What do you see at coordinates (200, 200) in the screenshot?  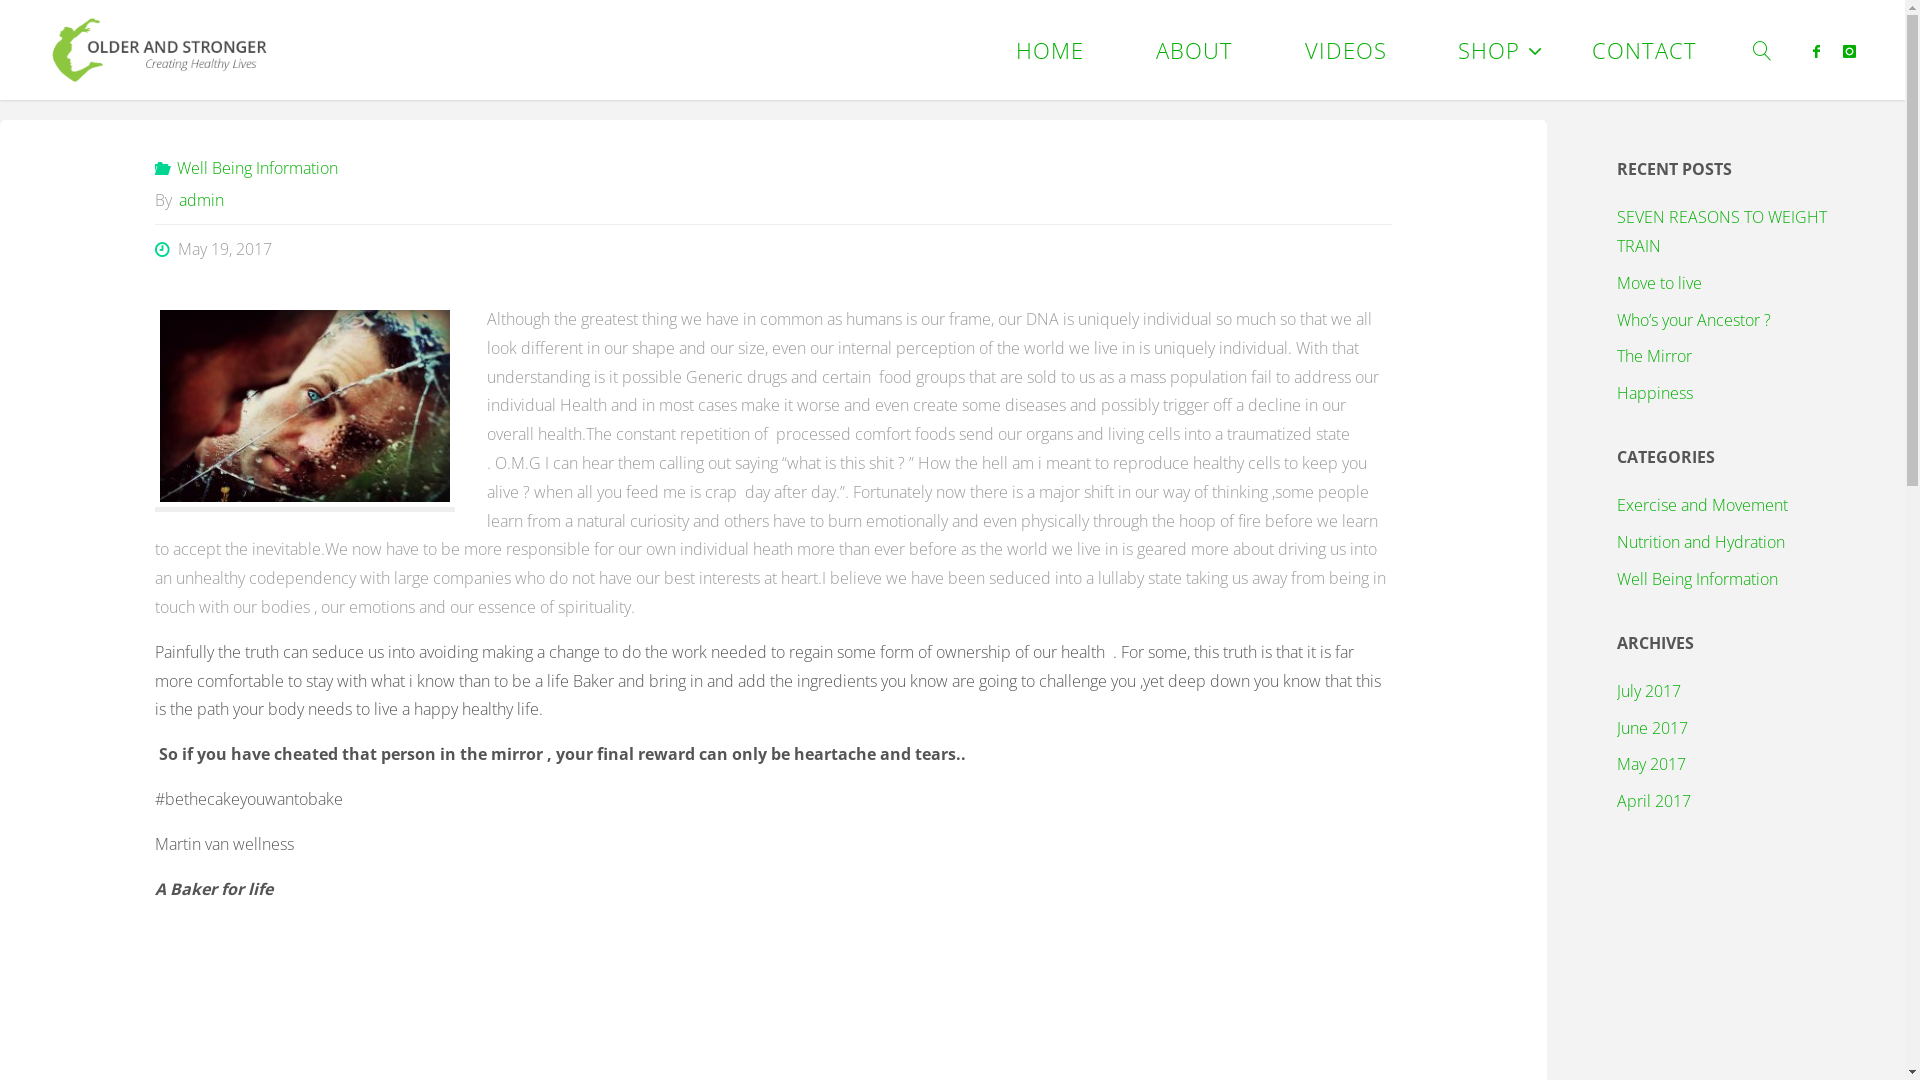 I see `'admin'` at bounding box center [200, 200].